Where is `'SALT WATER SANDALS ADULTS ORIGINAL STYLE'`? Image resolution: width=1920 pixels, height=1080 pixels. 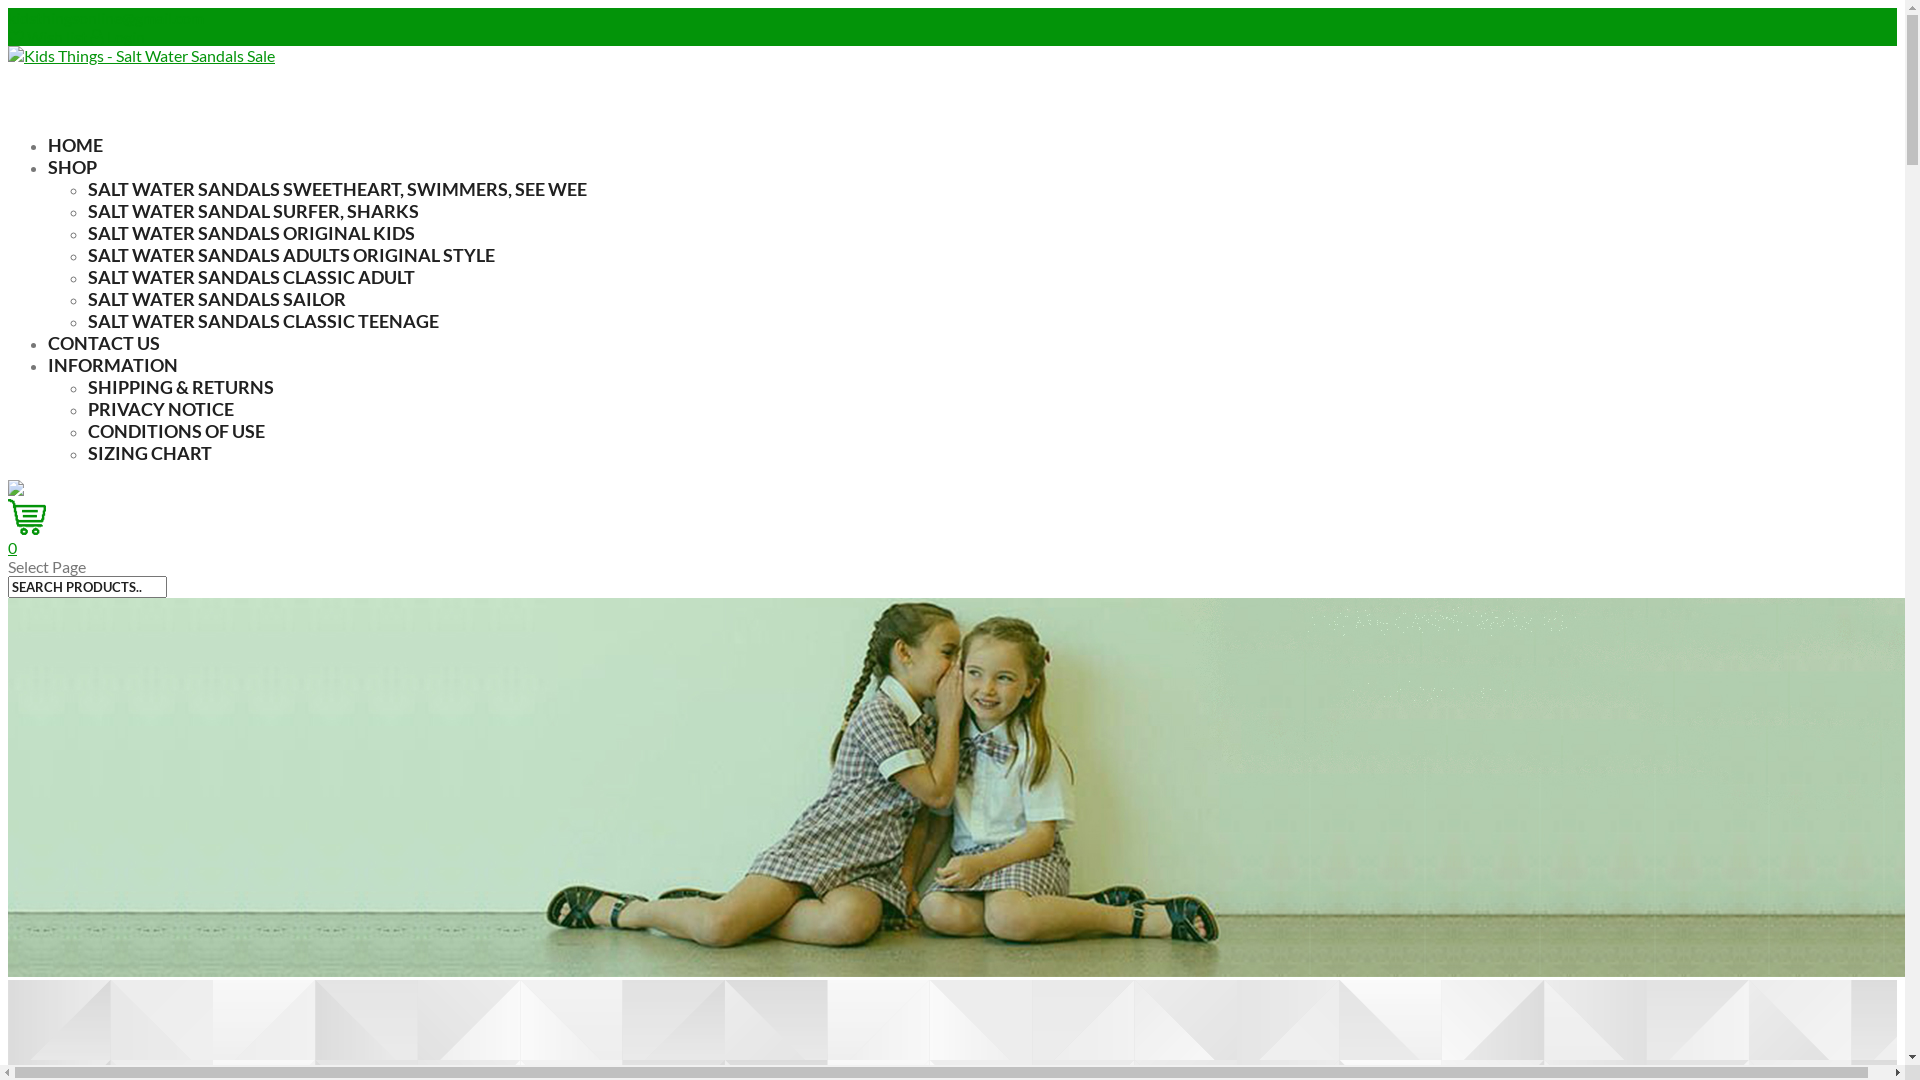
'SALT WATER SANDALS ADULTS ORIGINAL STYLE' is located at coordinates (290, 253).